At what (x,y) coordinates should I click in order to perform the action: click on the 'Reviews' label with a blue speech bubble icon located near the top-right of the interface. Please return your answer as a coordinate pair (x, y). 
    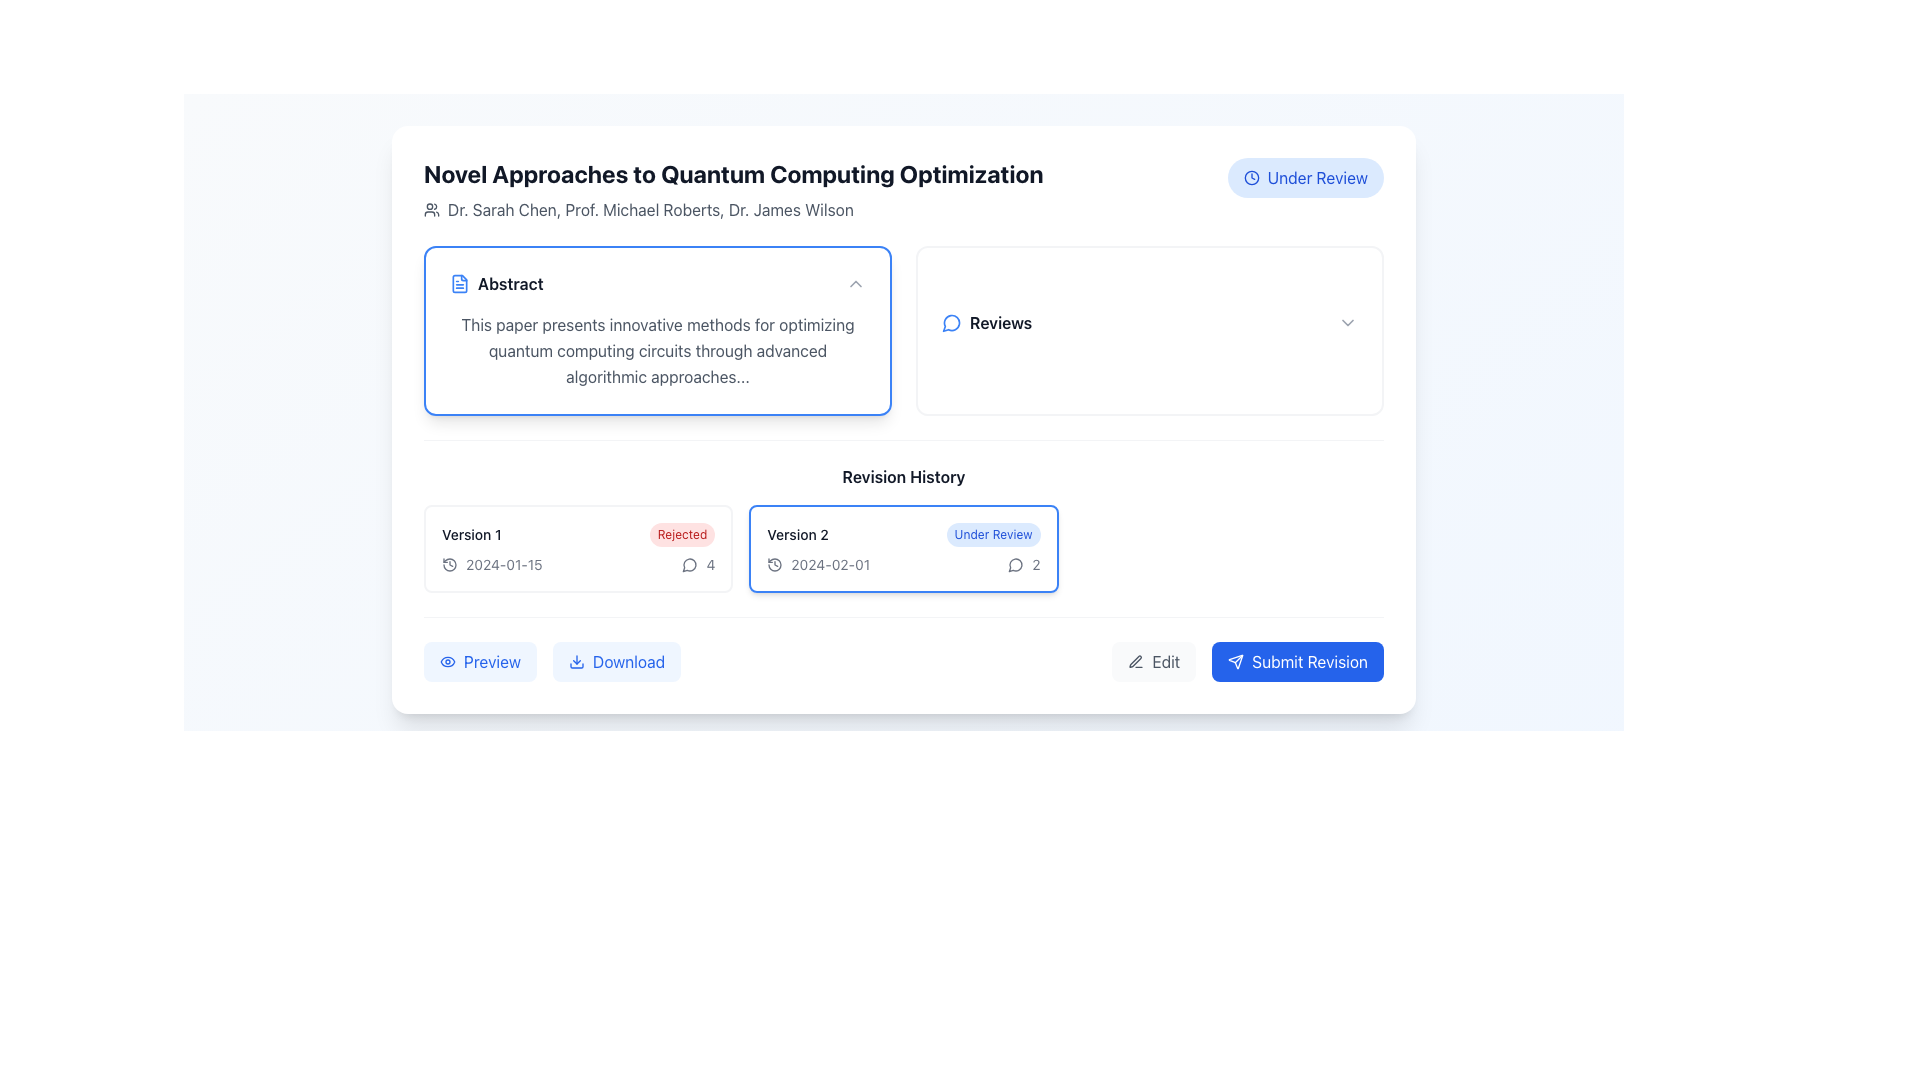
    Looking at the image, I should click on (987, 322).